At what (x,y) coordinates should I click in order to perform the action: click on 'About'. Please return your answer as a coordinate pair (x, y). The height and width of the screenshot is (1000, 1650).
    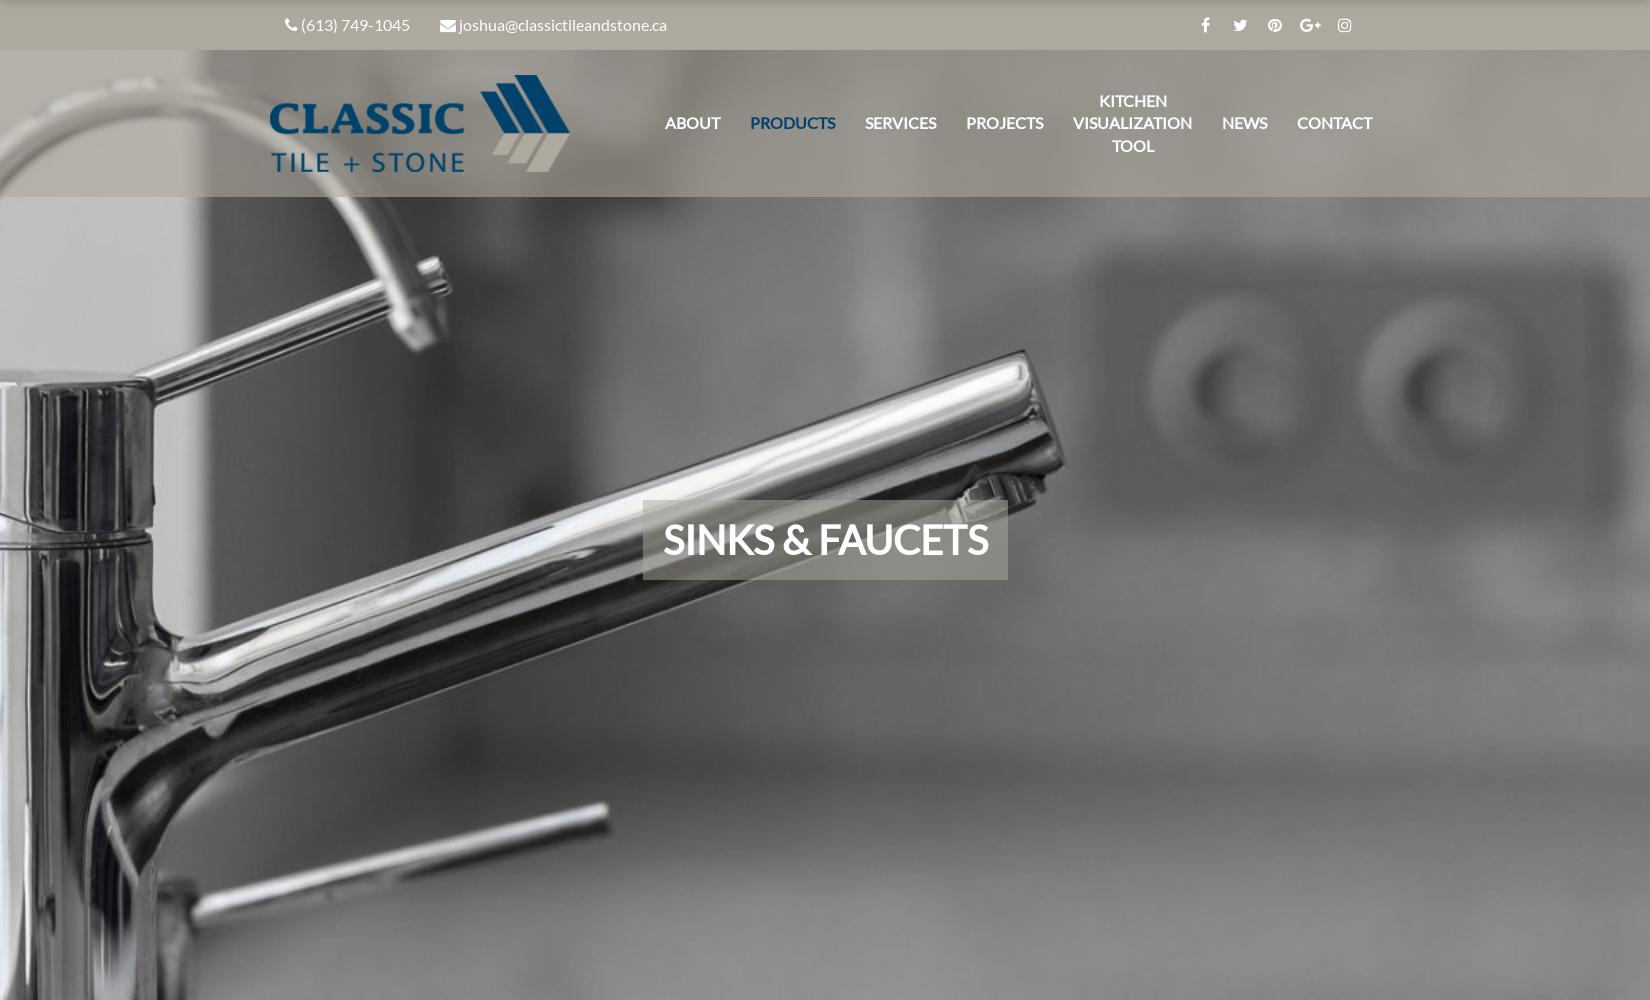
    Looking at the image, I should click on (691, 121).